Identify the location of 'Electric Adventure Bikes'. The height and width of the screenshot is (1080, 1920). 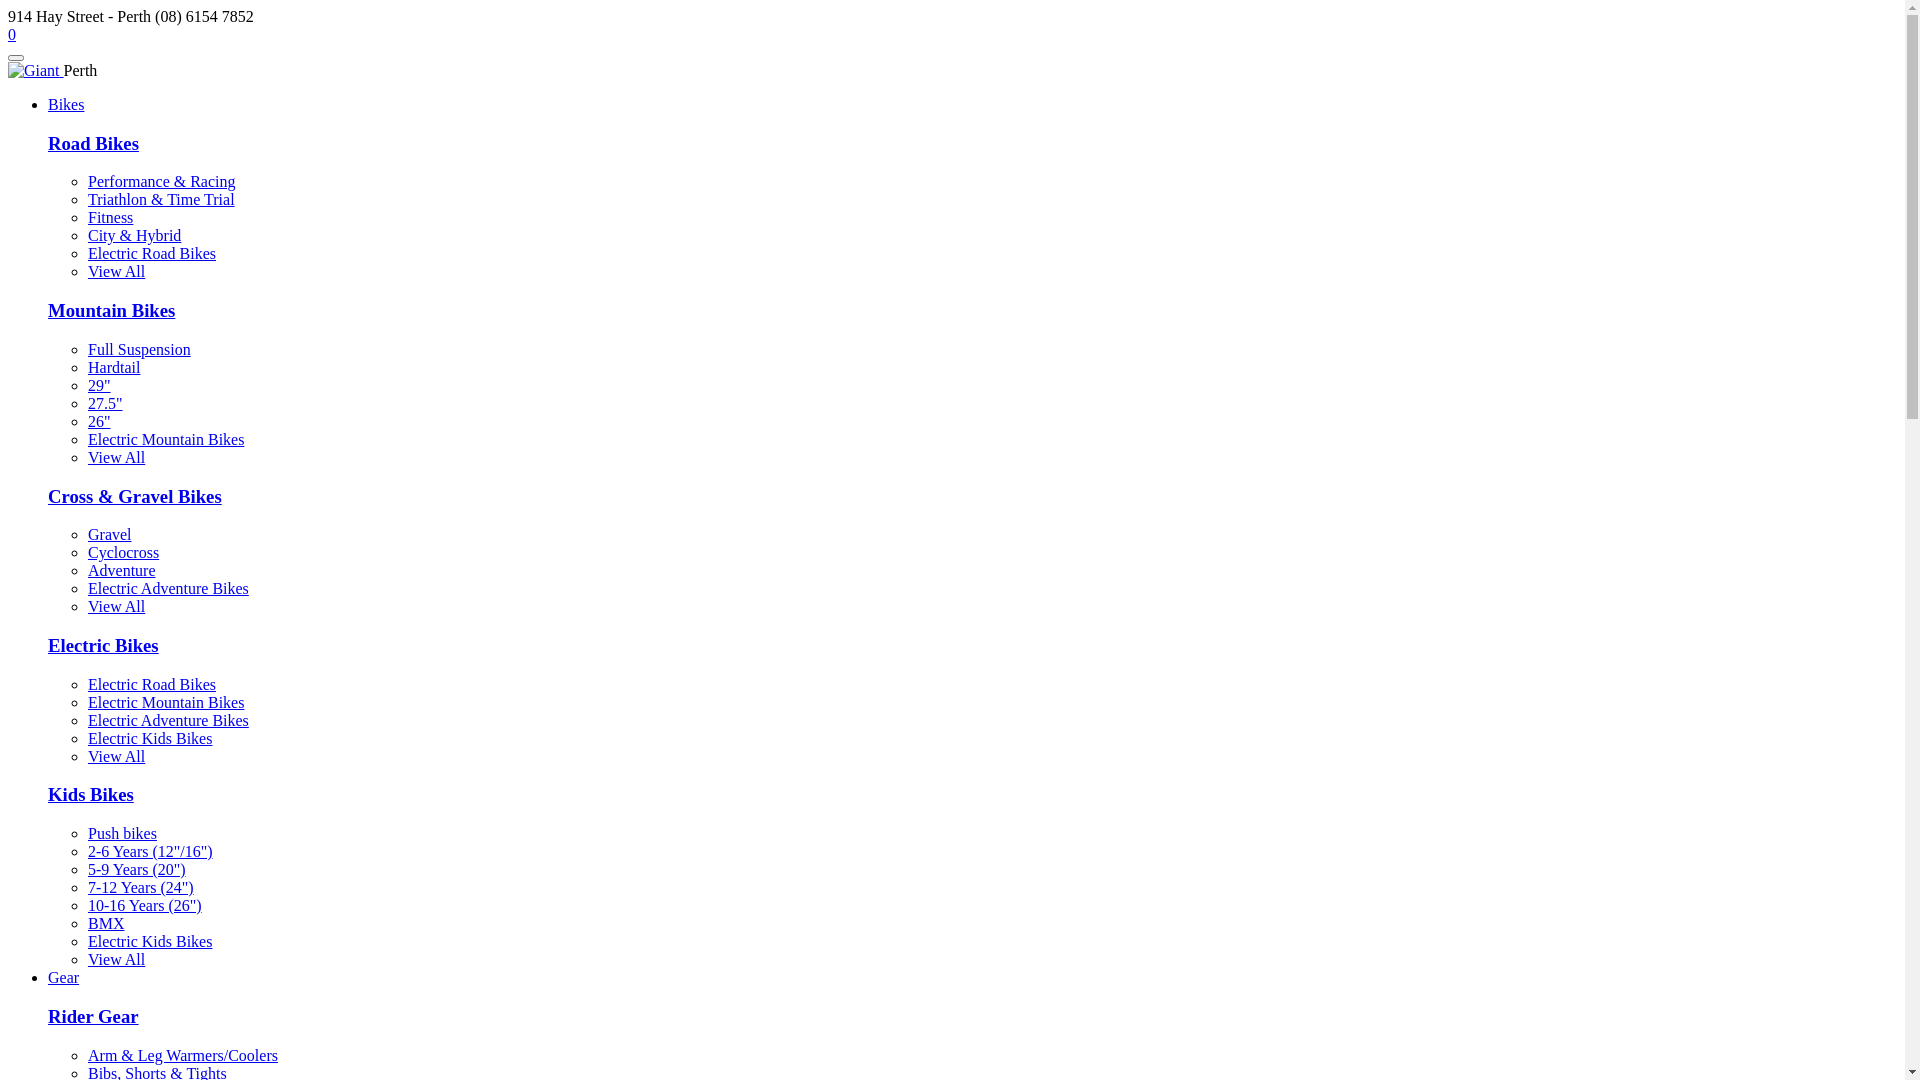
(86, 587).